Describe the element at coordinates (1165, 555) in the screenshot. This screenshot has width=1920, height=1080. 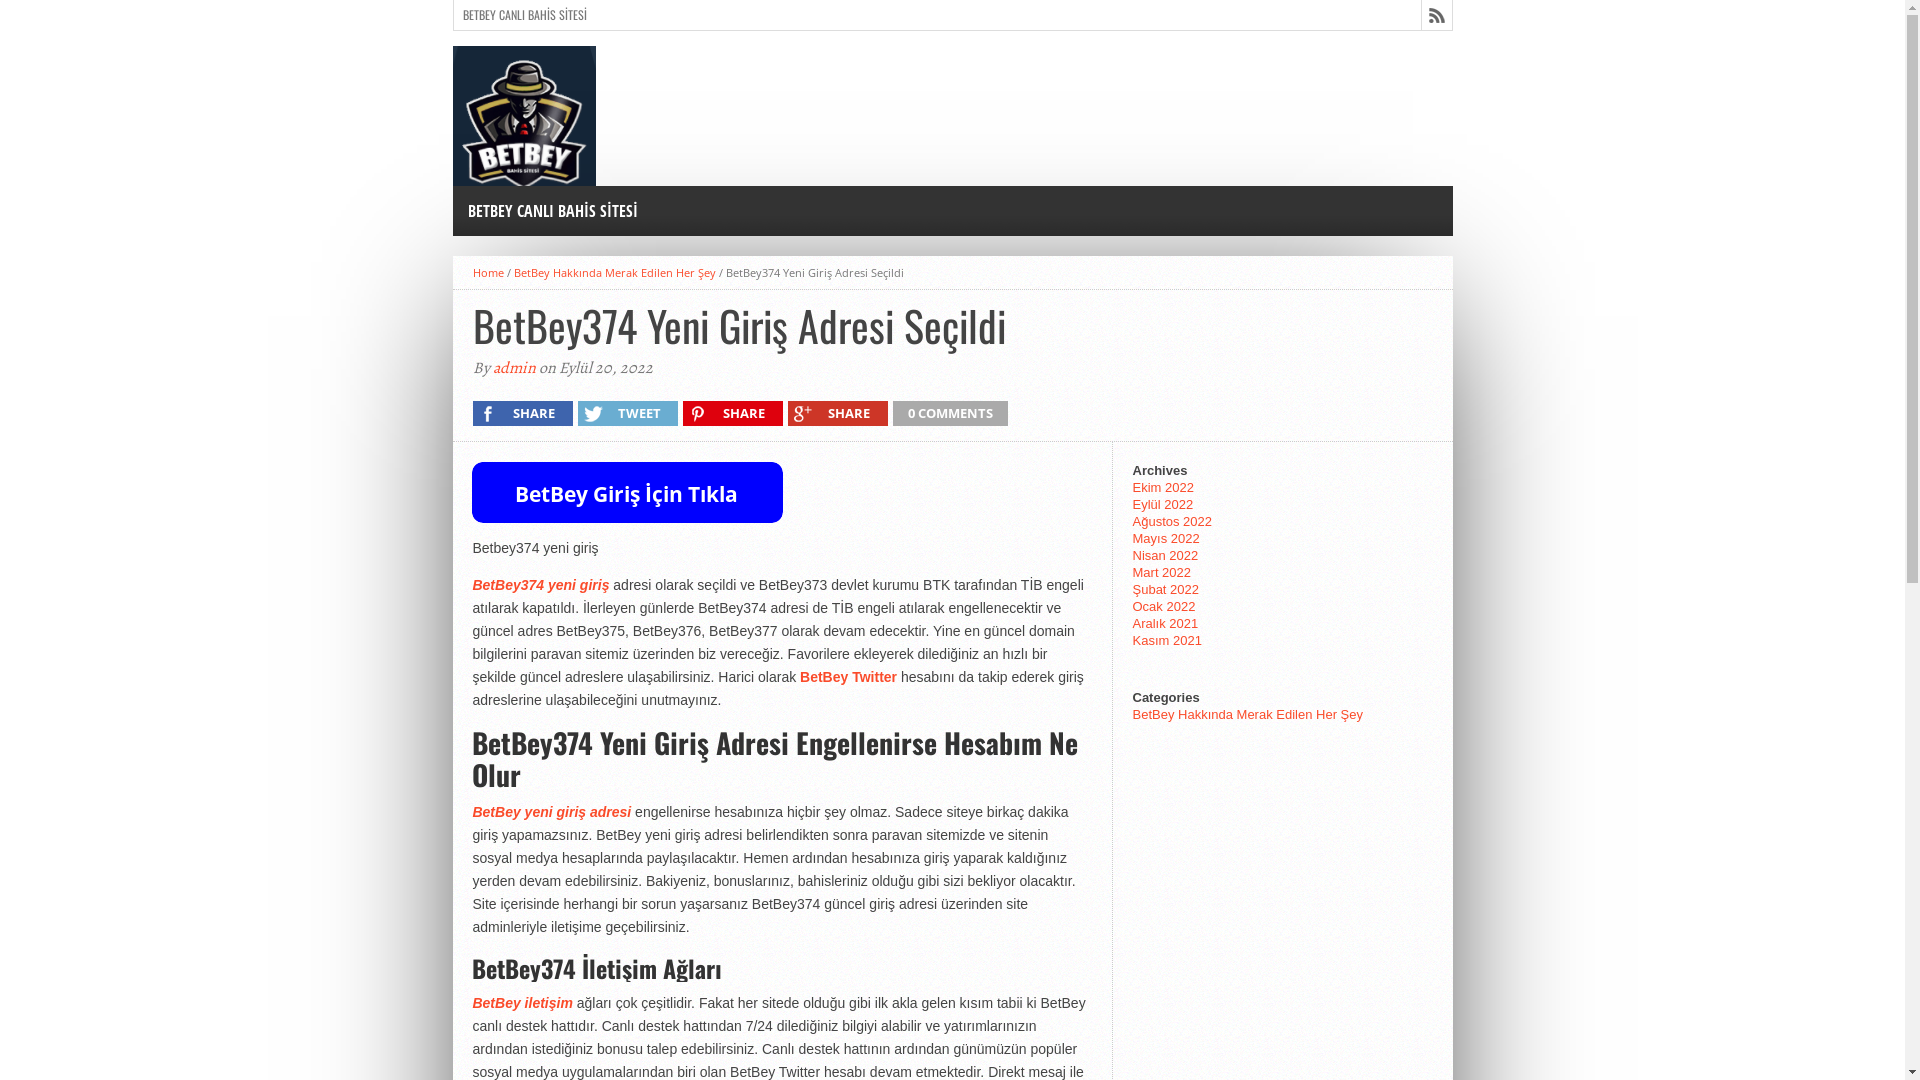
I see `'Nisan 2022'` at that location.